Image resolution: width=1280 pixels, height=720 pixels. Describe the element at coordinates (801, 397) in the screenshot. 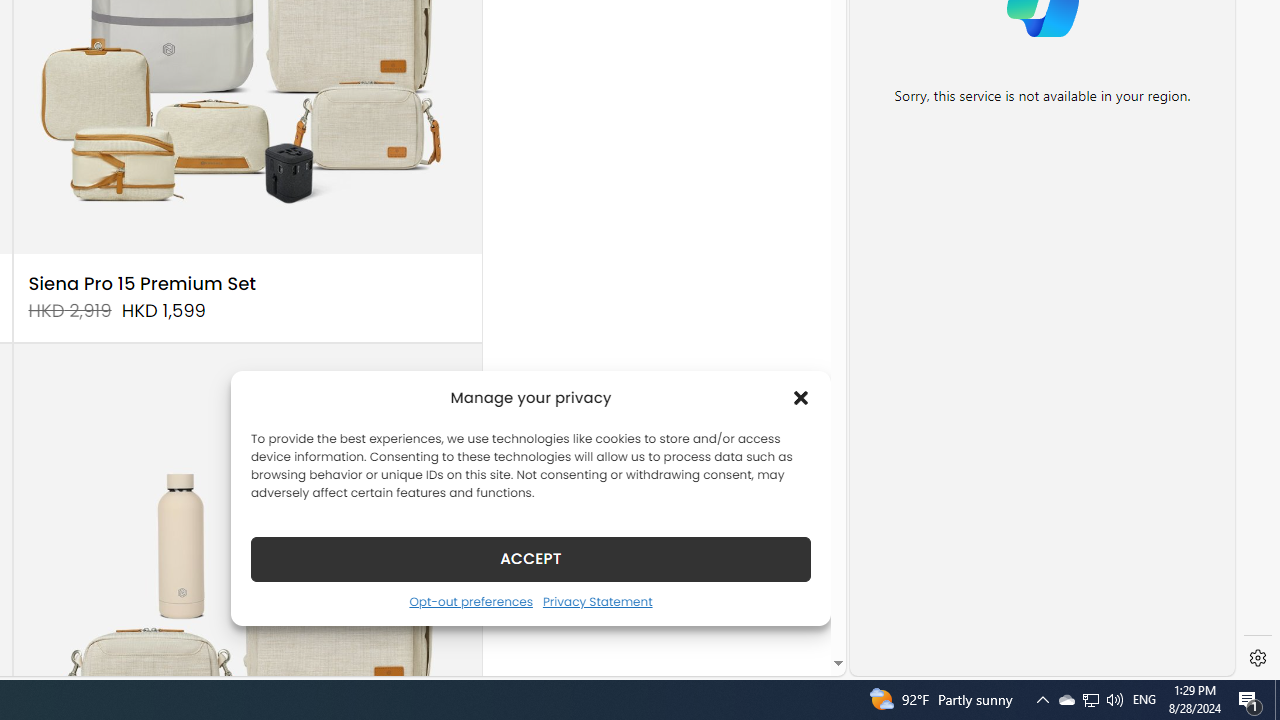

I see `'Class: cmplz-close'` at that location.